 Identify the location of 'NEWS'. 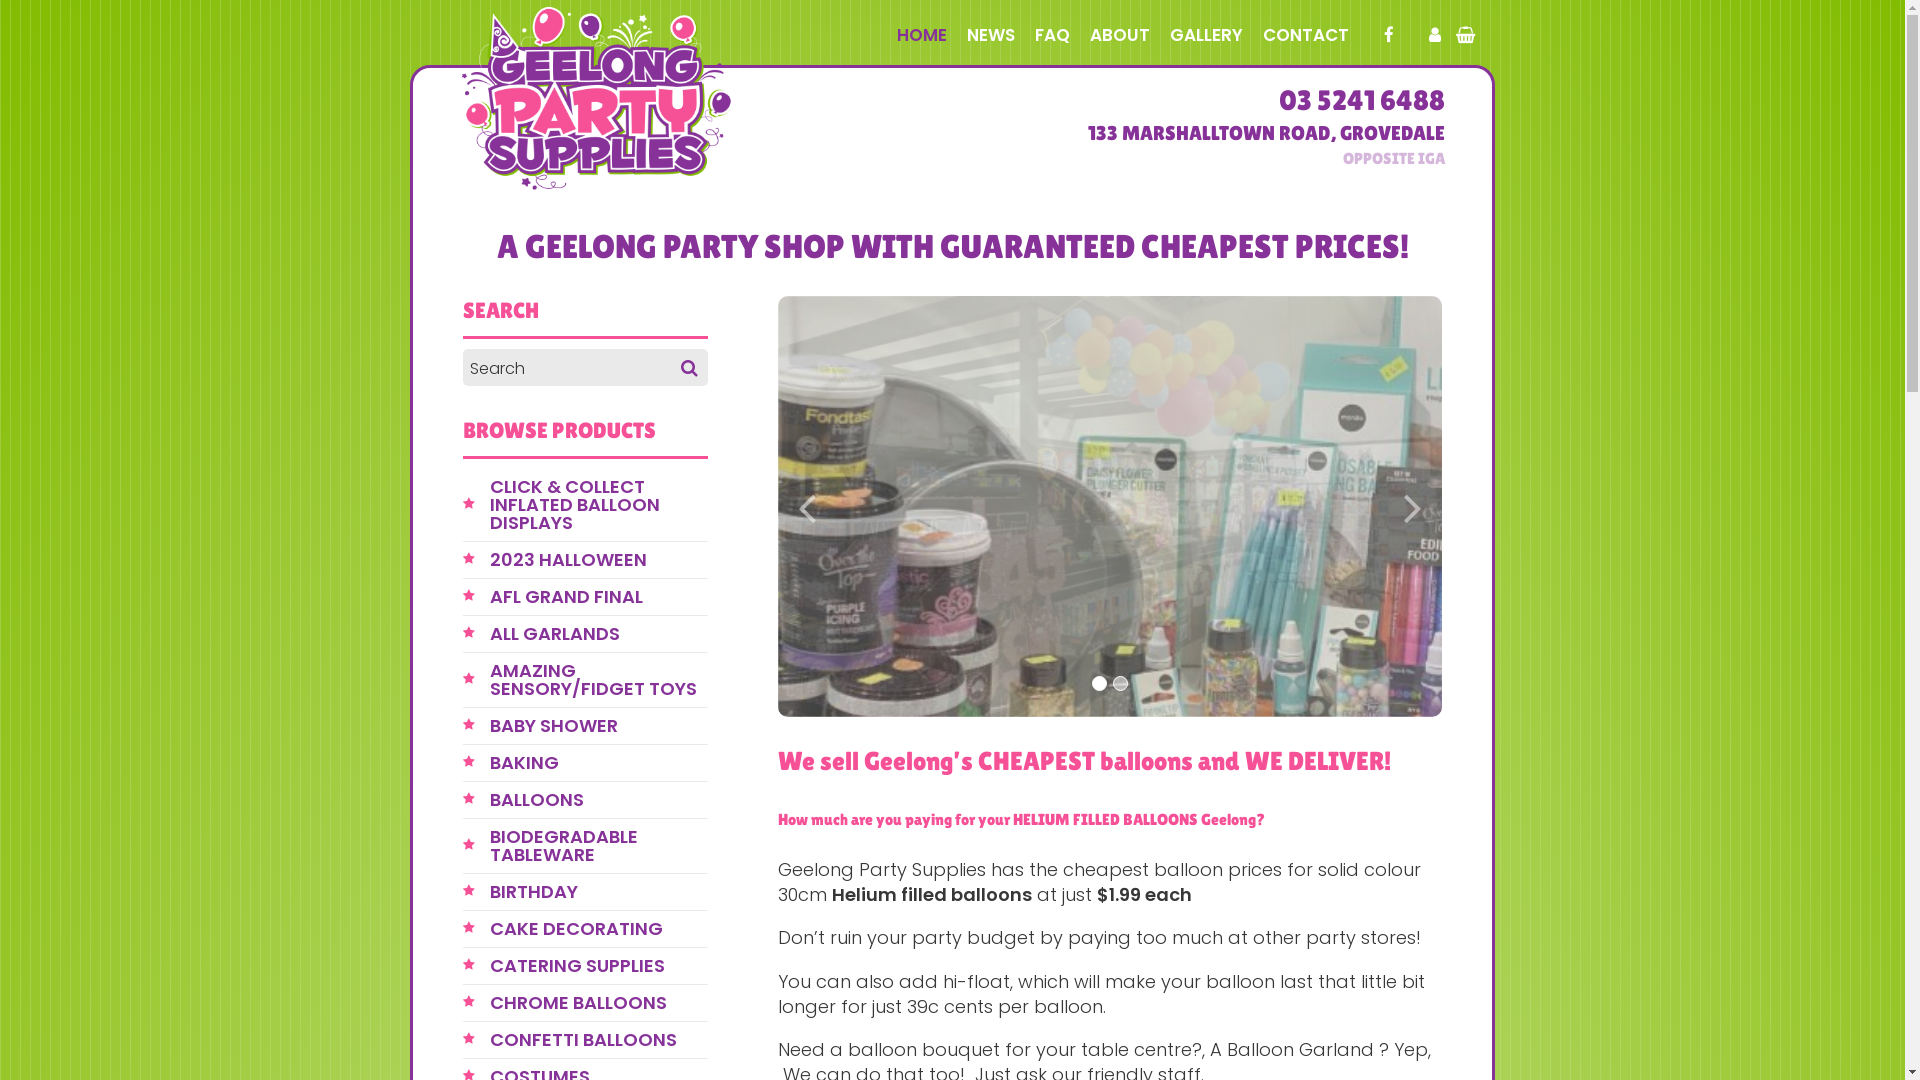
(990, 34).